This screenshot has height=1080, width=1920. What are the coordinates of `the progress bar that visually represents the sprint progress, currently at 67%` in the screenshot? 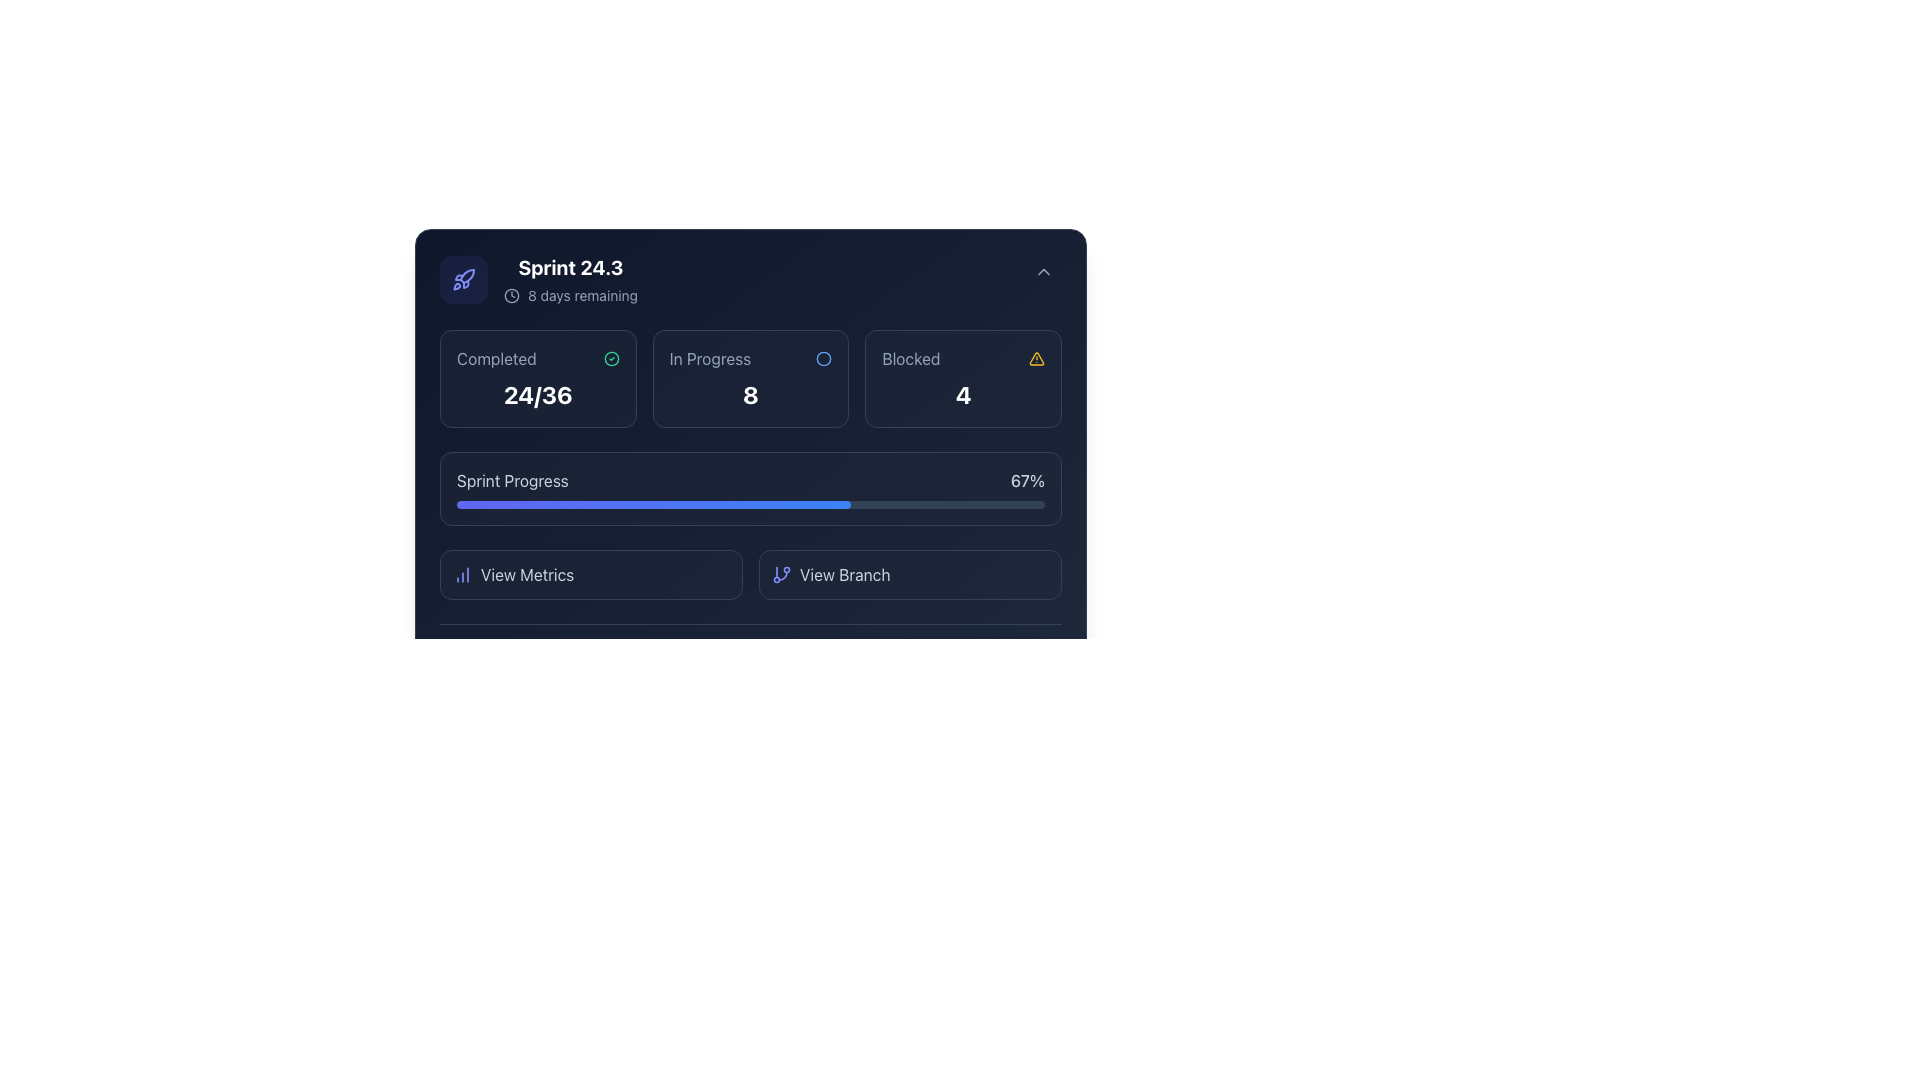 It's located at (749, 489).